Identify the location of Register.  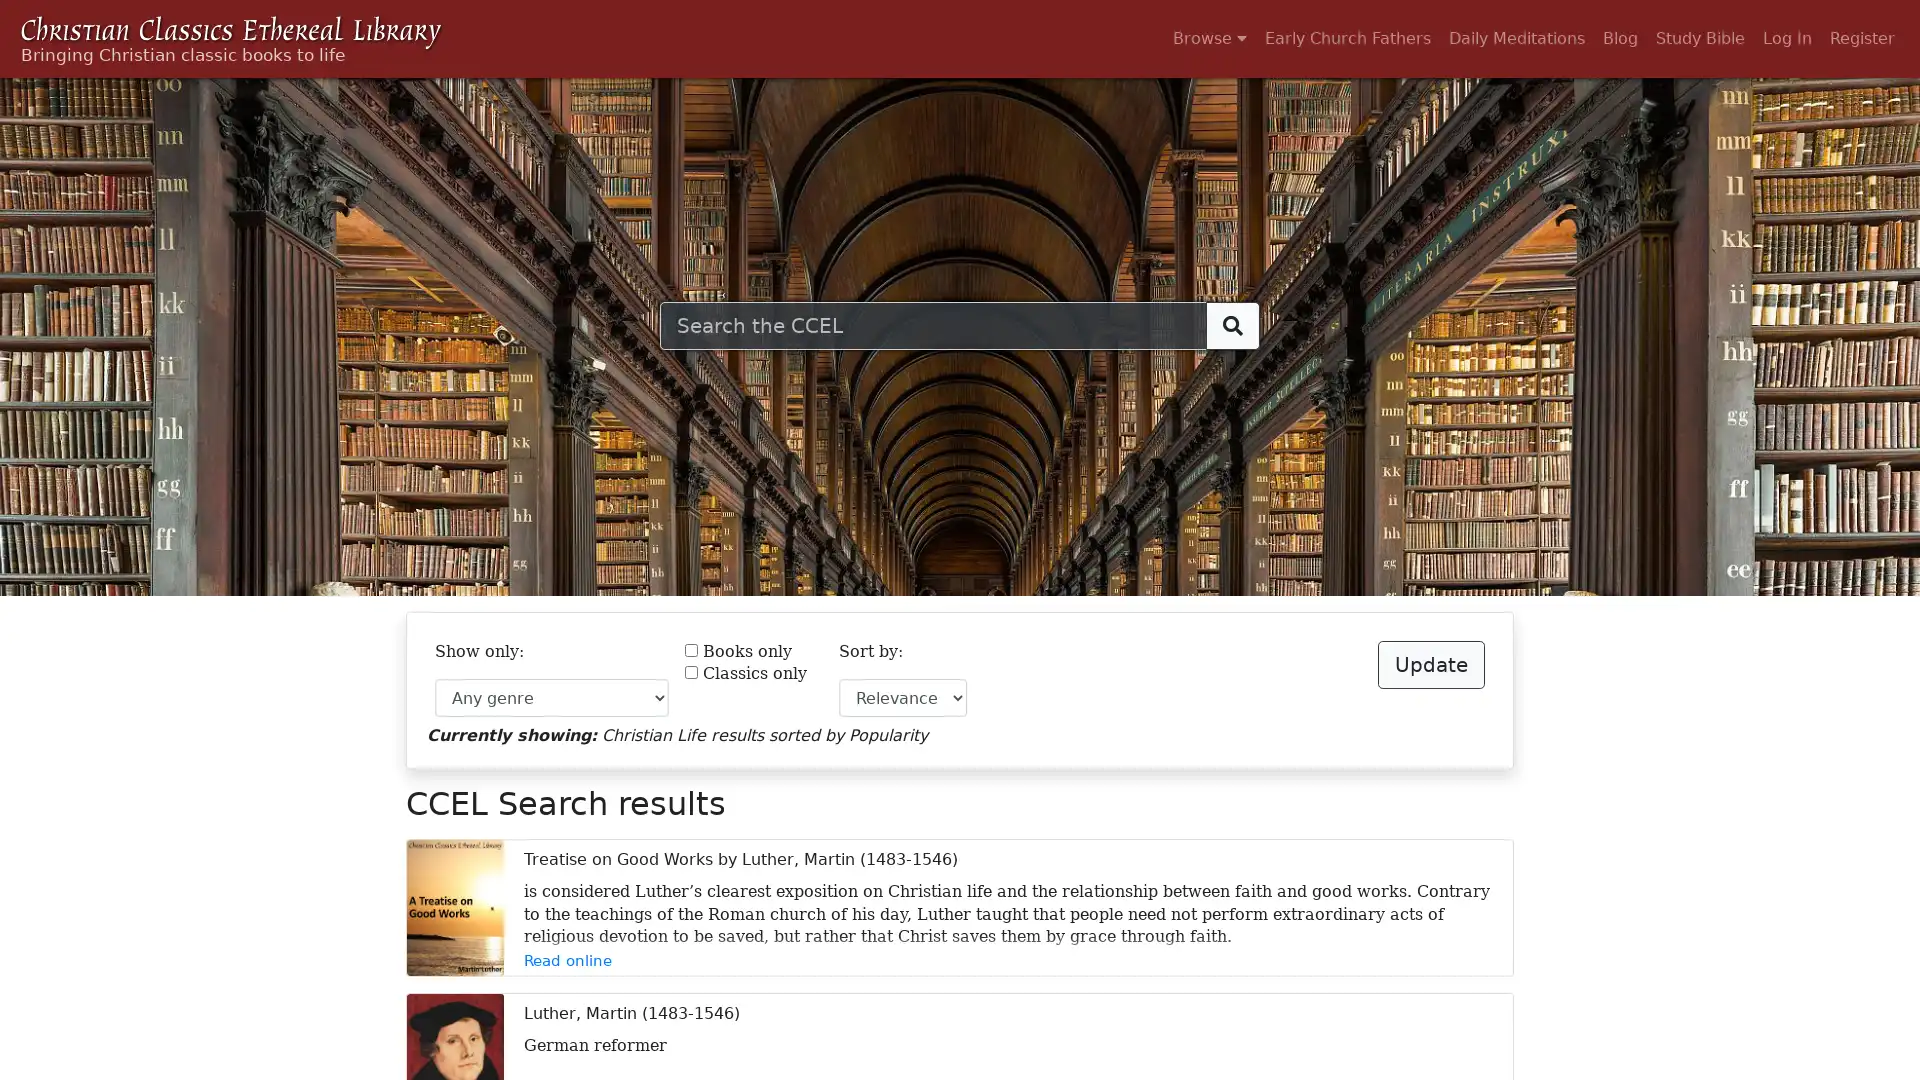
(1861, 38).